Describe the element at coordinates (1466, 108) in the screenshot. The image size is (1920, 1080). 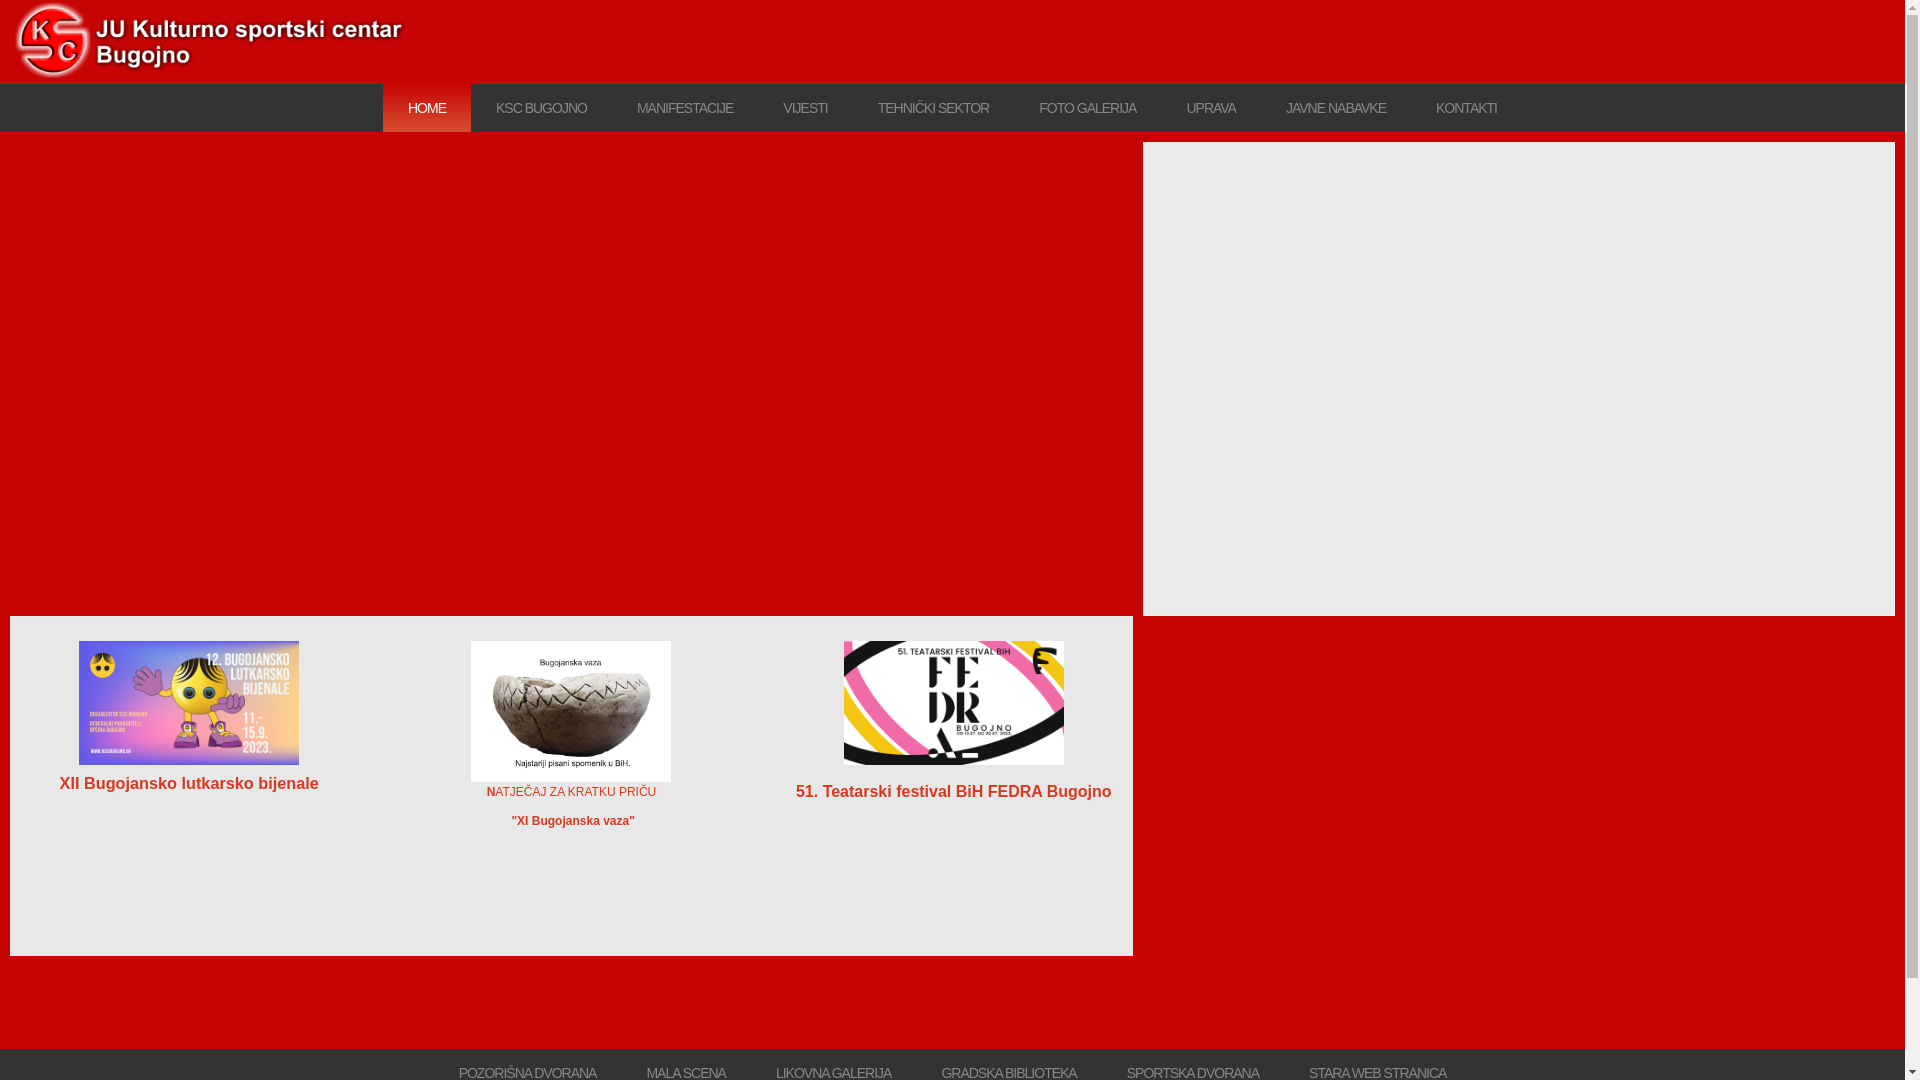
I see `'KONTAKTI'` at that location.